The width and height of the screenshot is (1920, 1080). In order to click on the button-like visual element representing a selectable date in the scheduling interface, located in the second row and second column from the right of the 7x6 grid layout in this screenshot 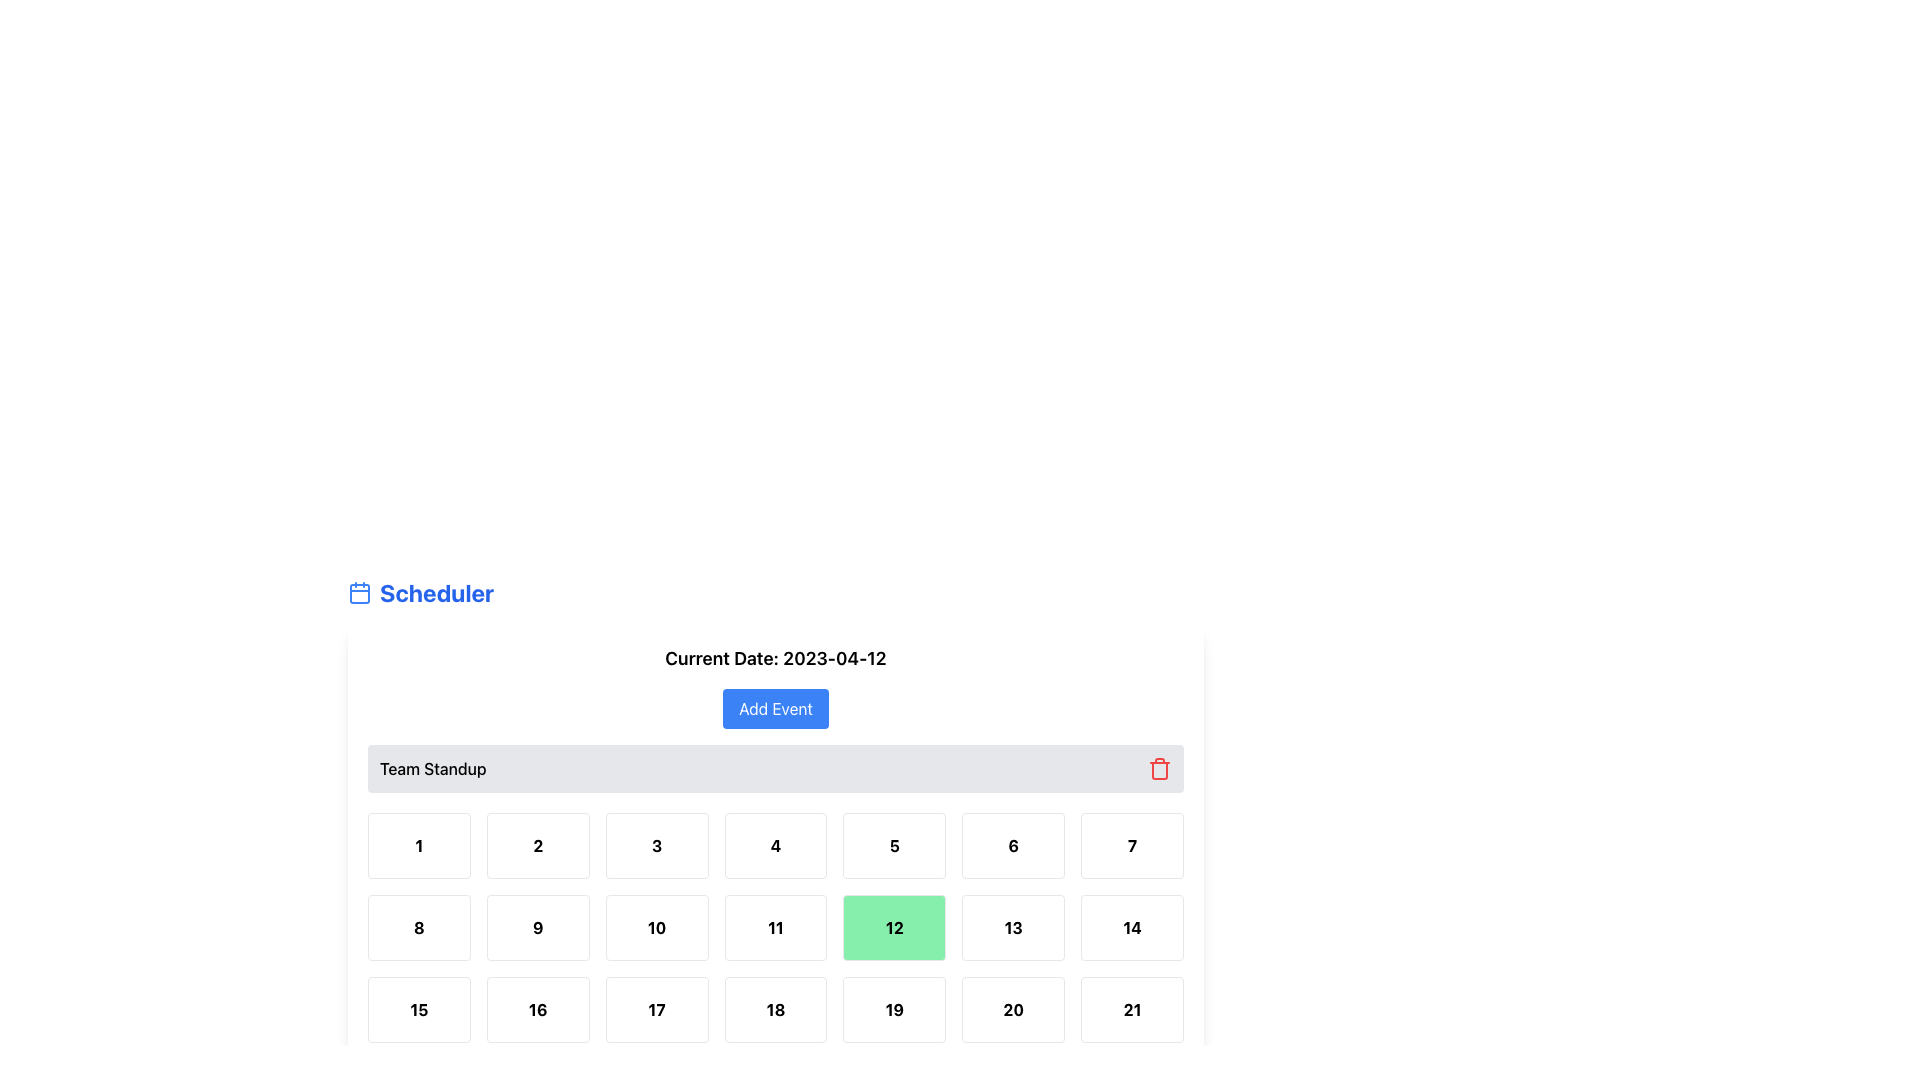, I will do `click(1013, 928)`.